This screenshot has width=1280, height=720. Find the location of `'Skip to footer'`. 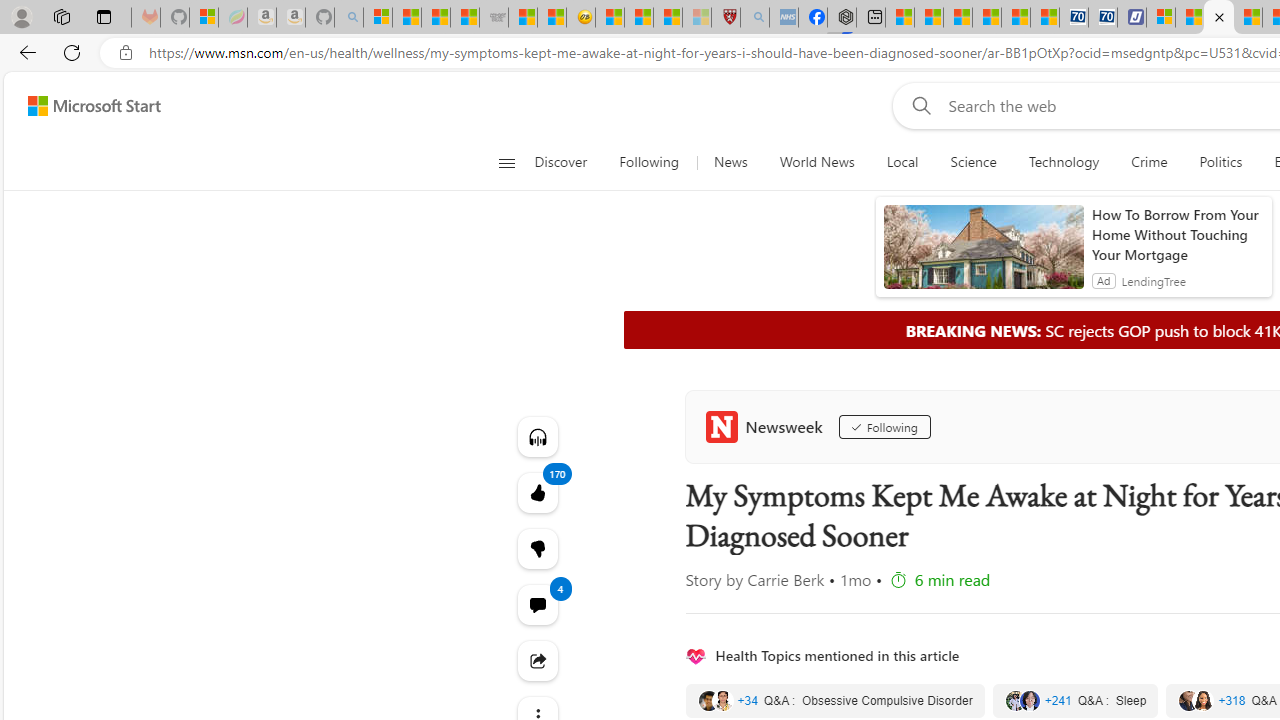

'Skip to footer' is located at coordinates (81, 105).